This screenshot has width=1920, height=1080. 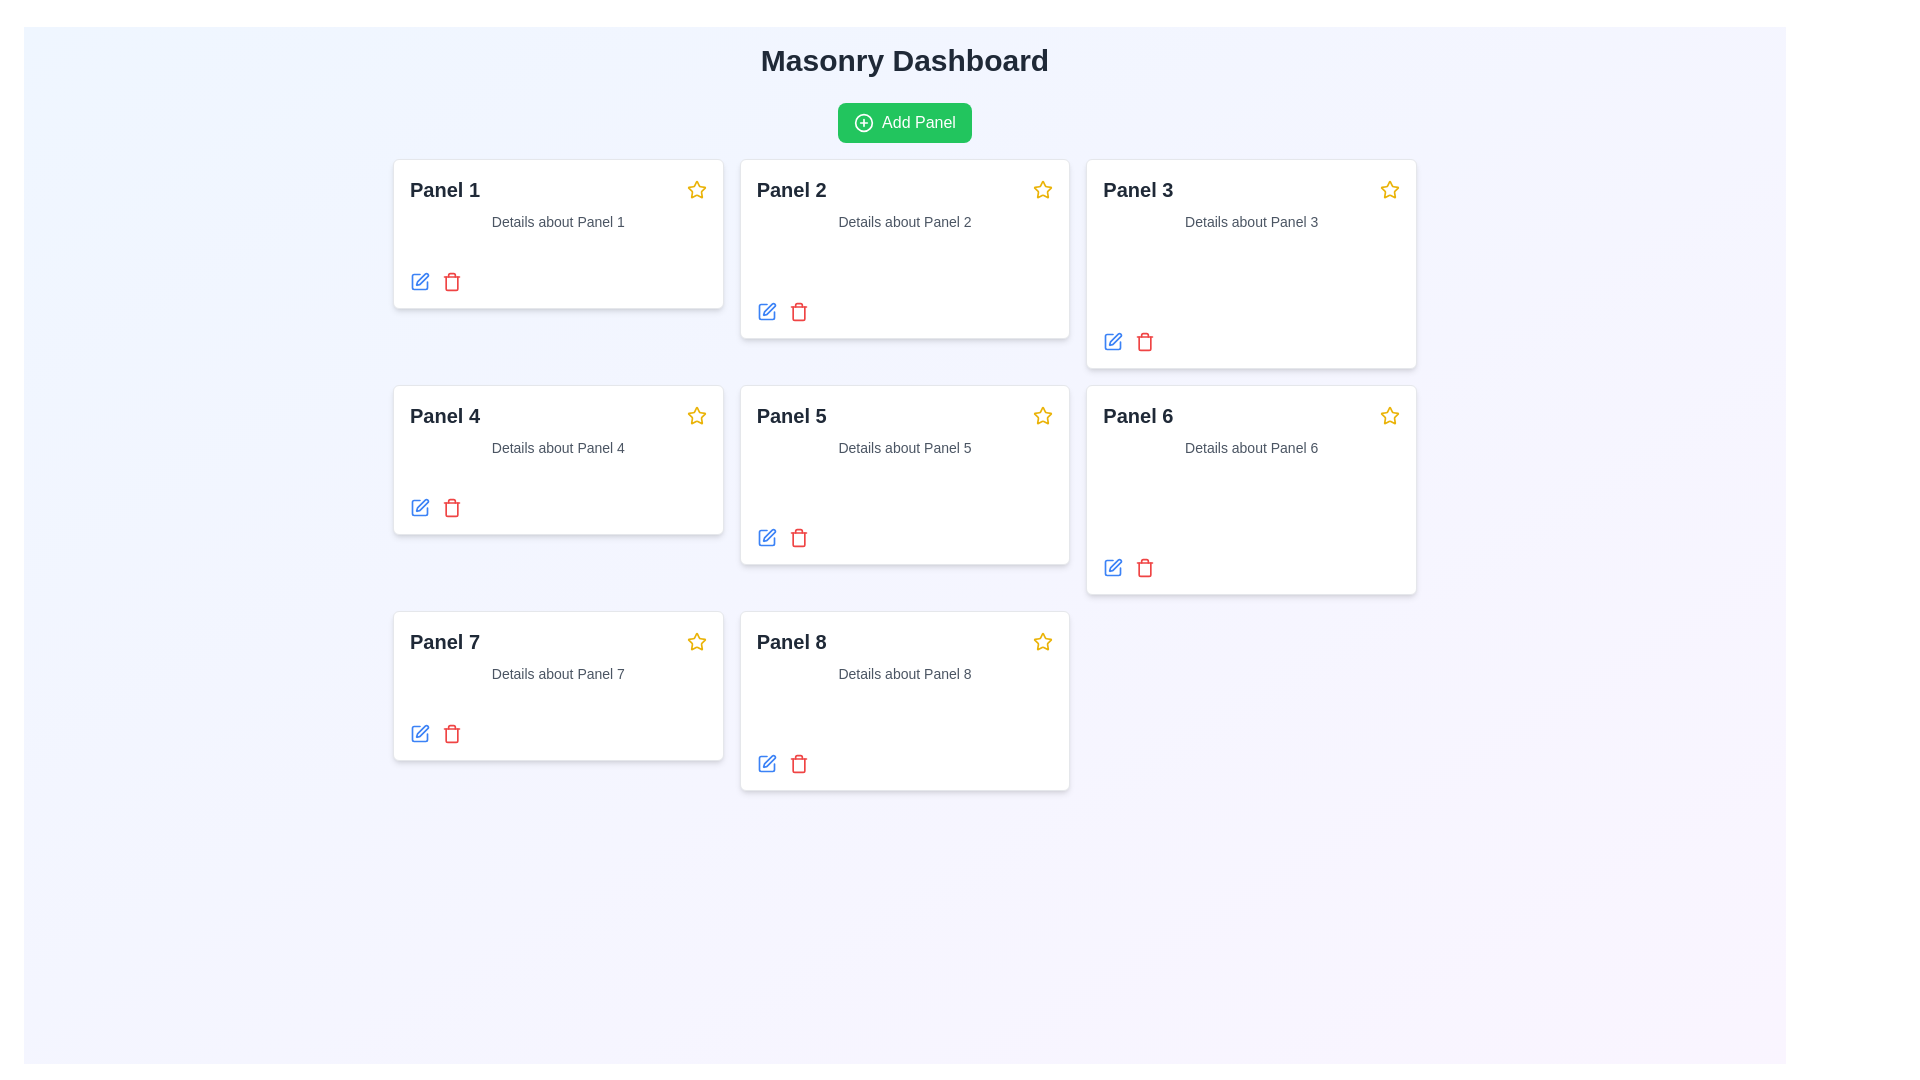 What do you see at coordinates (1145, 342) in the screenshot?
I see `the trash can icon located` at bounding box center [1145, 342].